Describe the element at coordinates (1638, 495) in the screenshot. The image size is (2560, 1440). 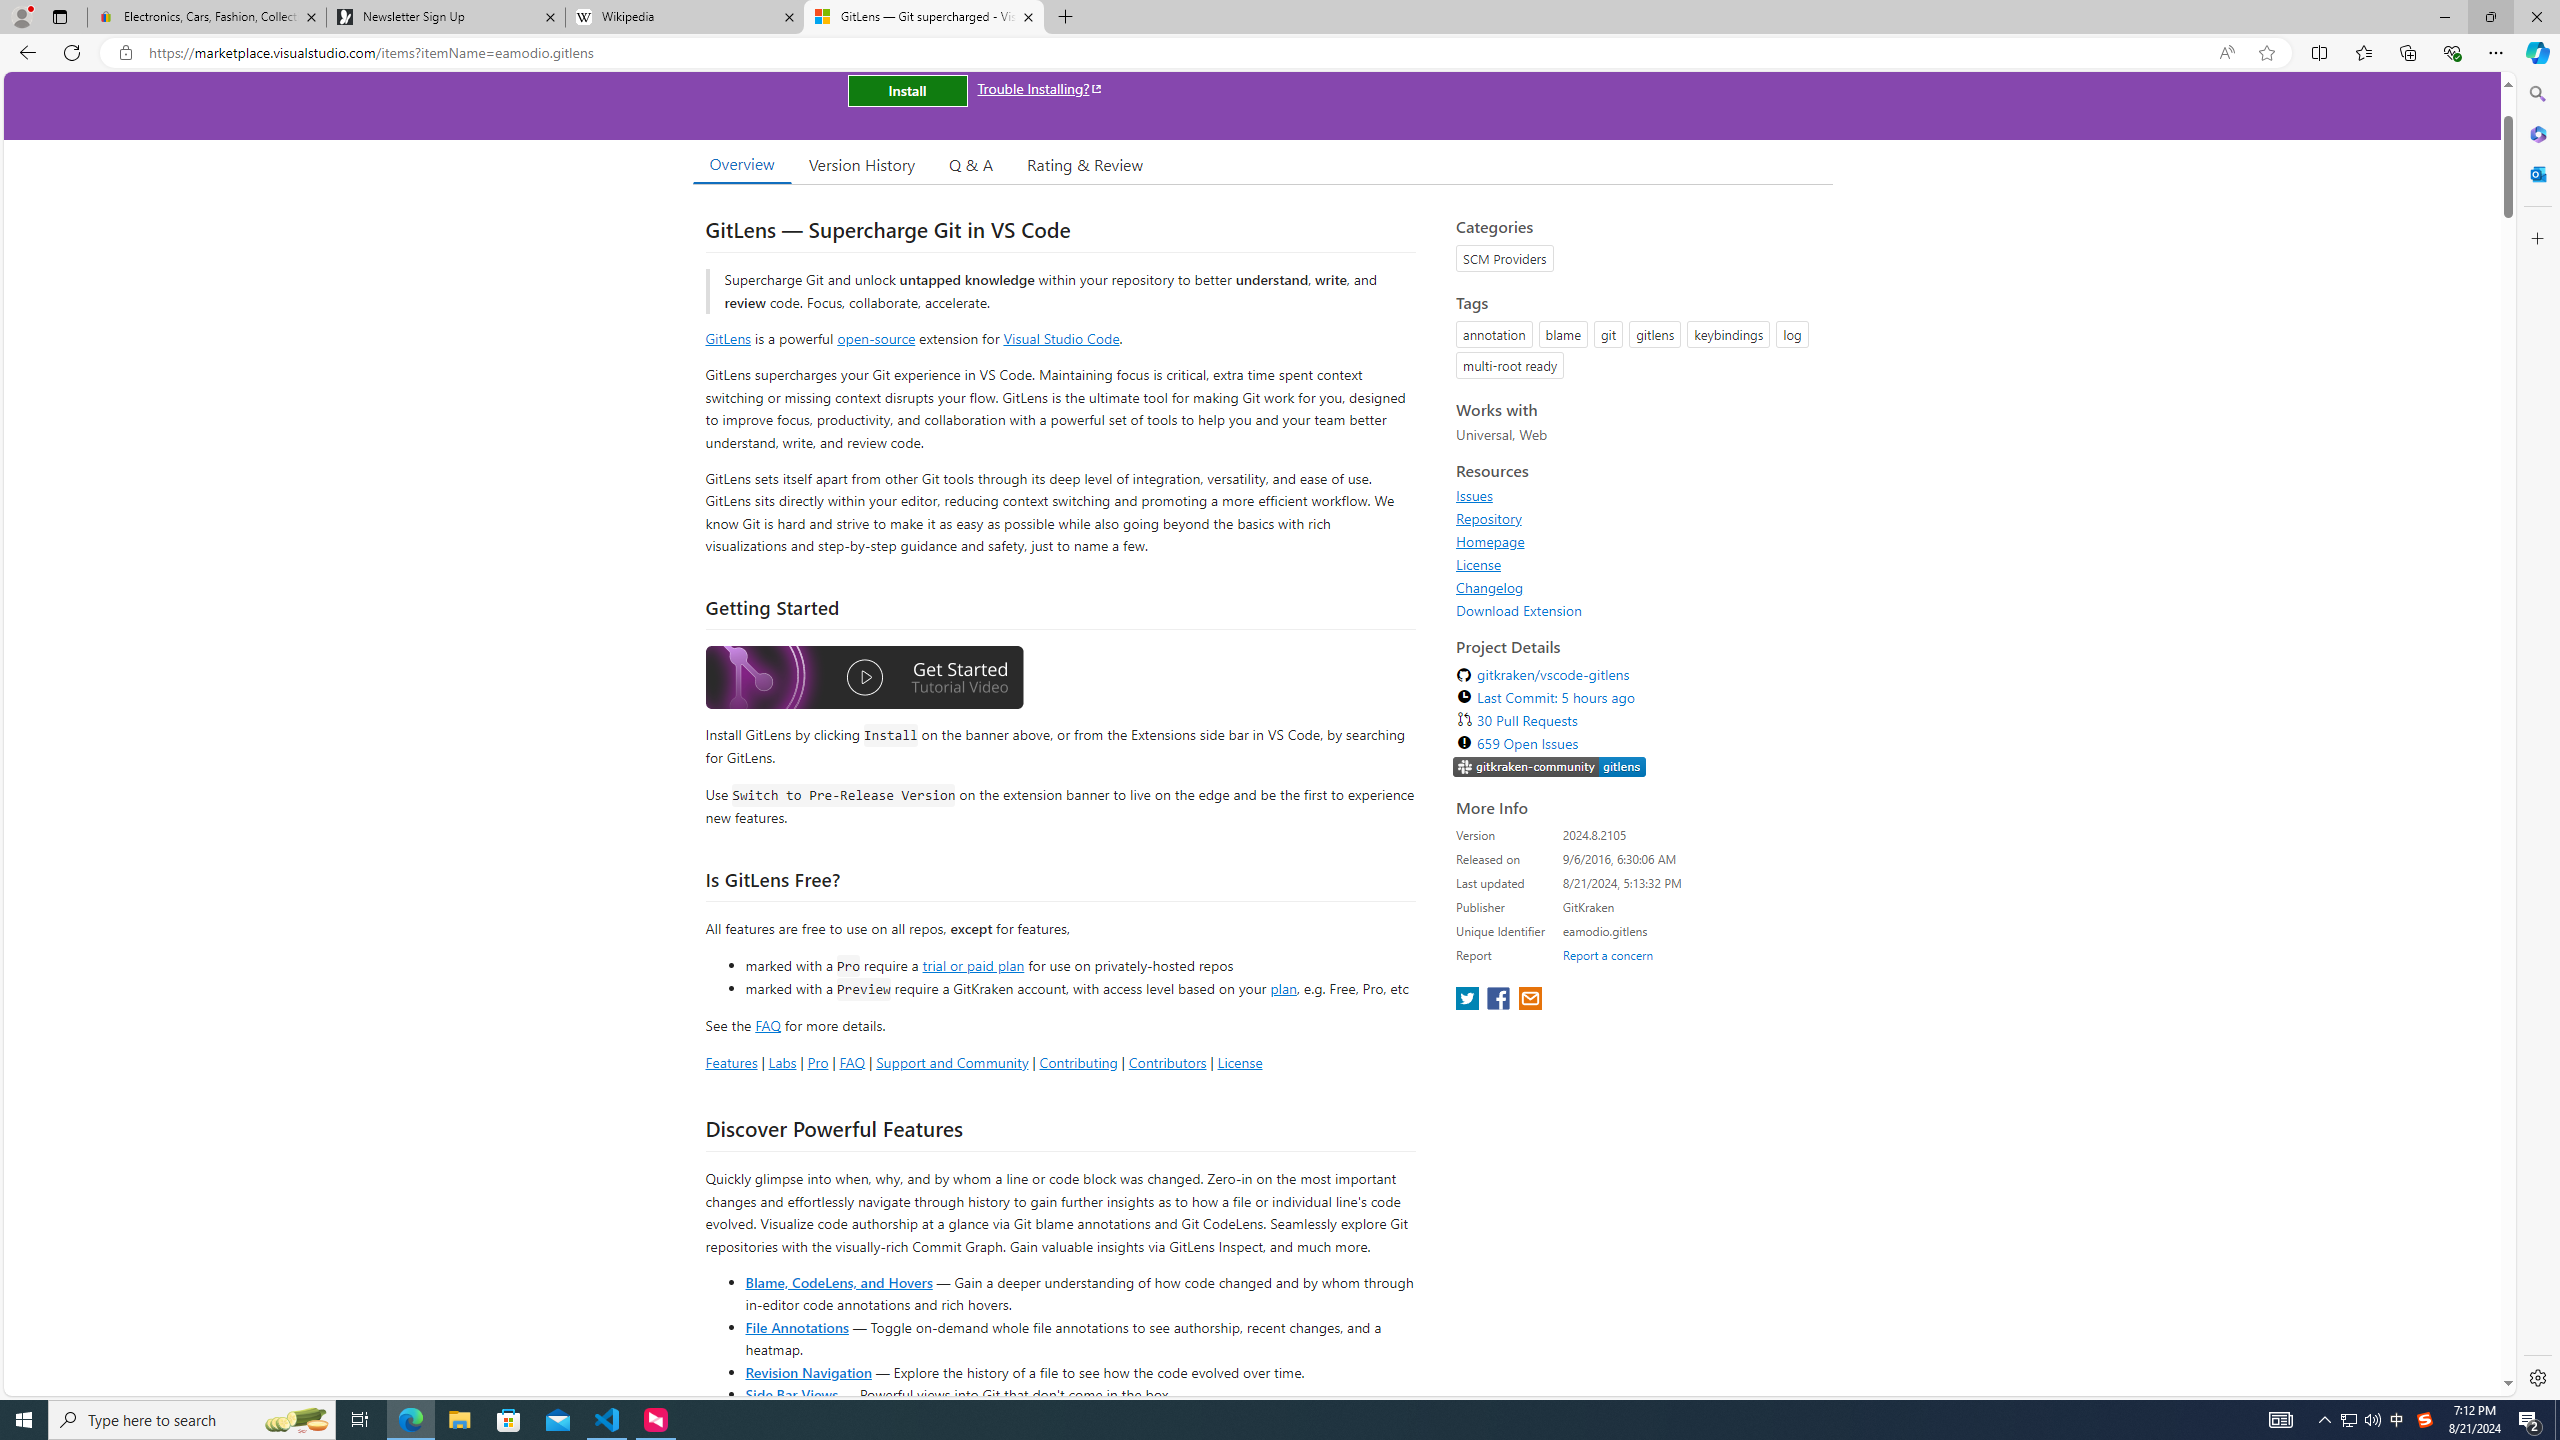
I see `'Issues'` at that location.